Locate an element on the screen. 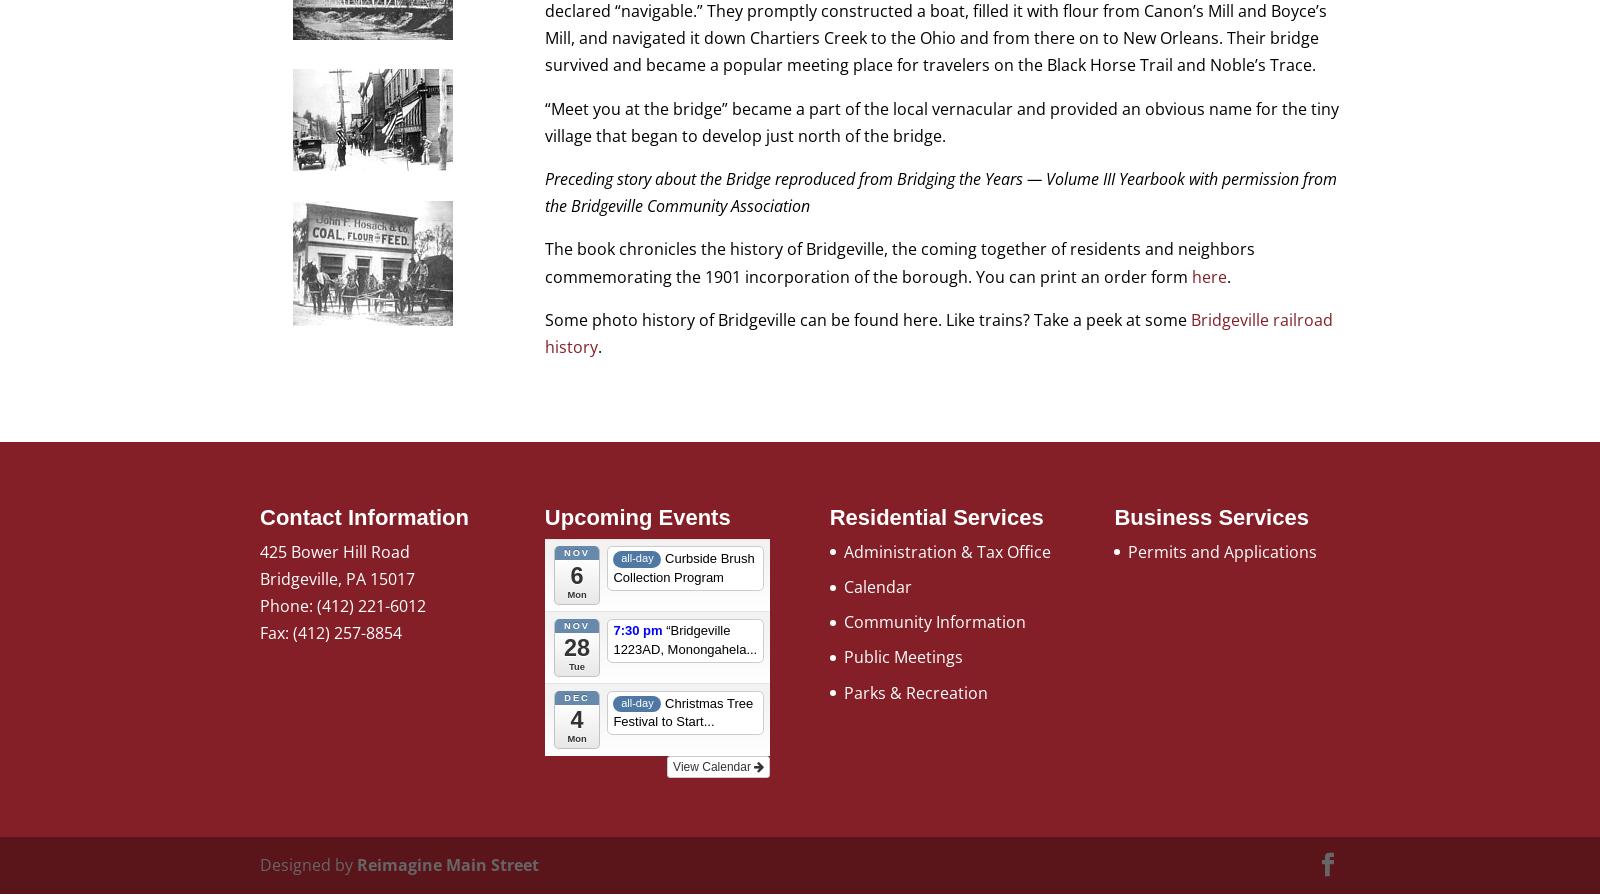 The width and height of the screenshot is (1600, 895). 'Parks & Recreation' is located at coordinates (914, 691).